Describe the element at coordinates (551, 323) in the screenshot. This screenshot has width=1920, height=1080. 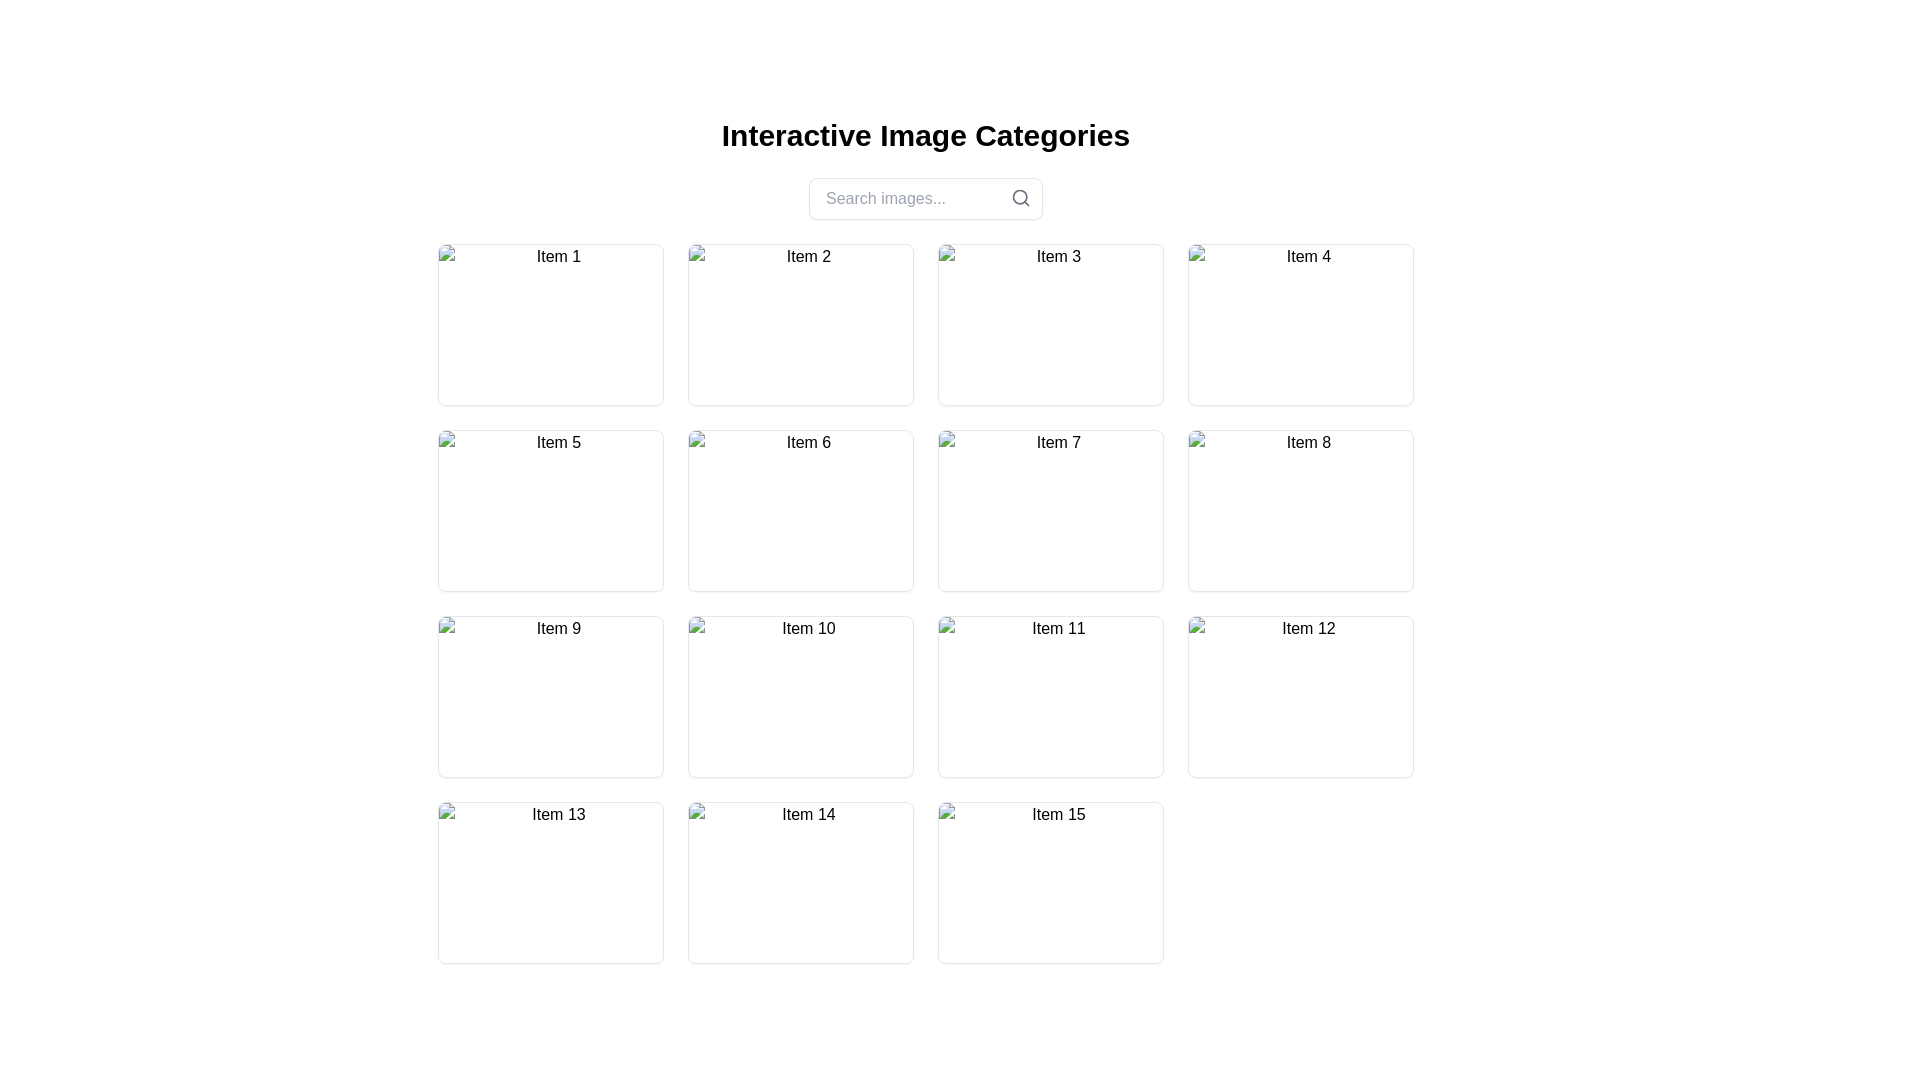
I see `the first interactive card` at that location.